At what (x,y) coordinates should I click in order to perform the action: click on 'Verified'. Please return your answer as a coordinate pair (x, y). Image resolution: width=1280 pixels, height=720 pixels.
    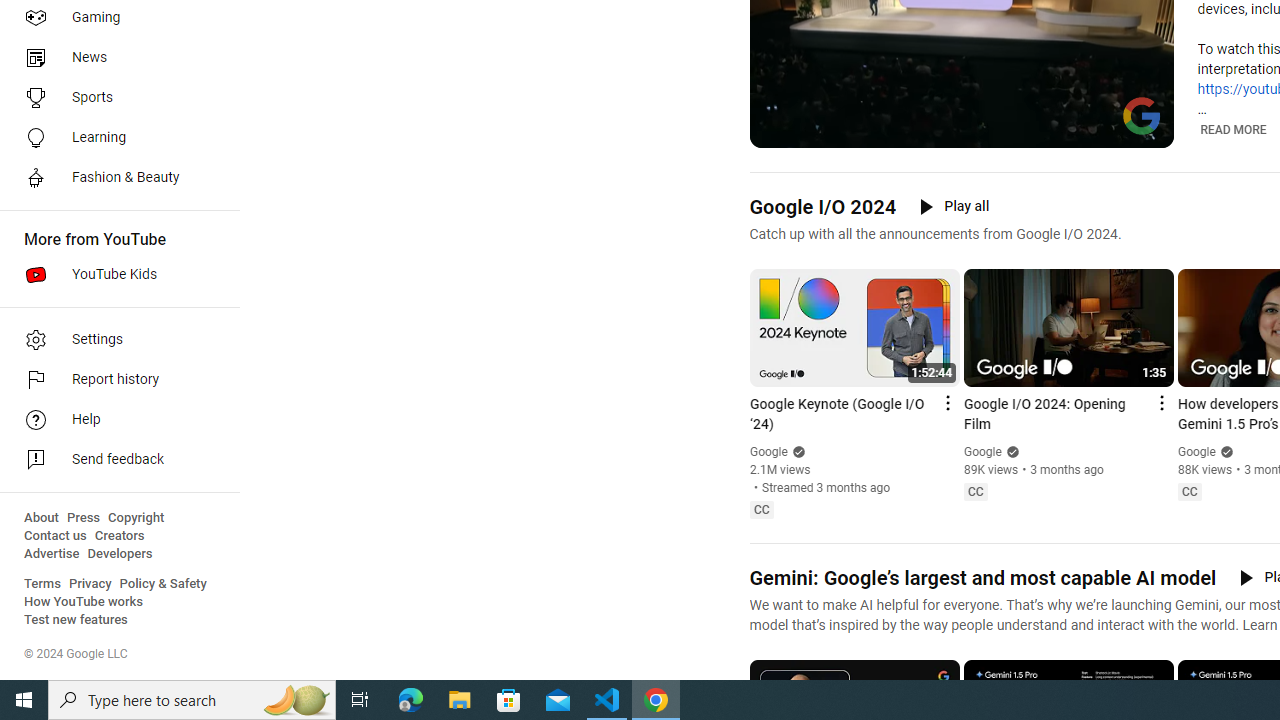
    Looking at the image, I should click on (1223, 451).